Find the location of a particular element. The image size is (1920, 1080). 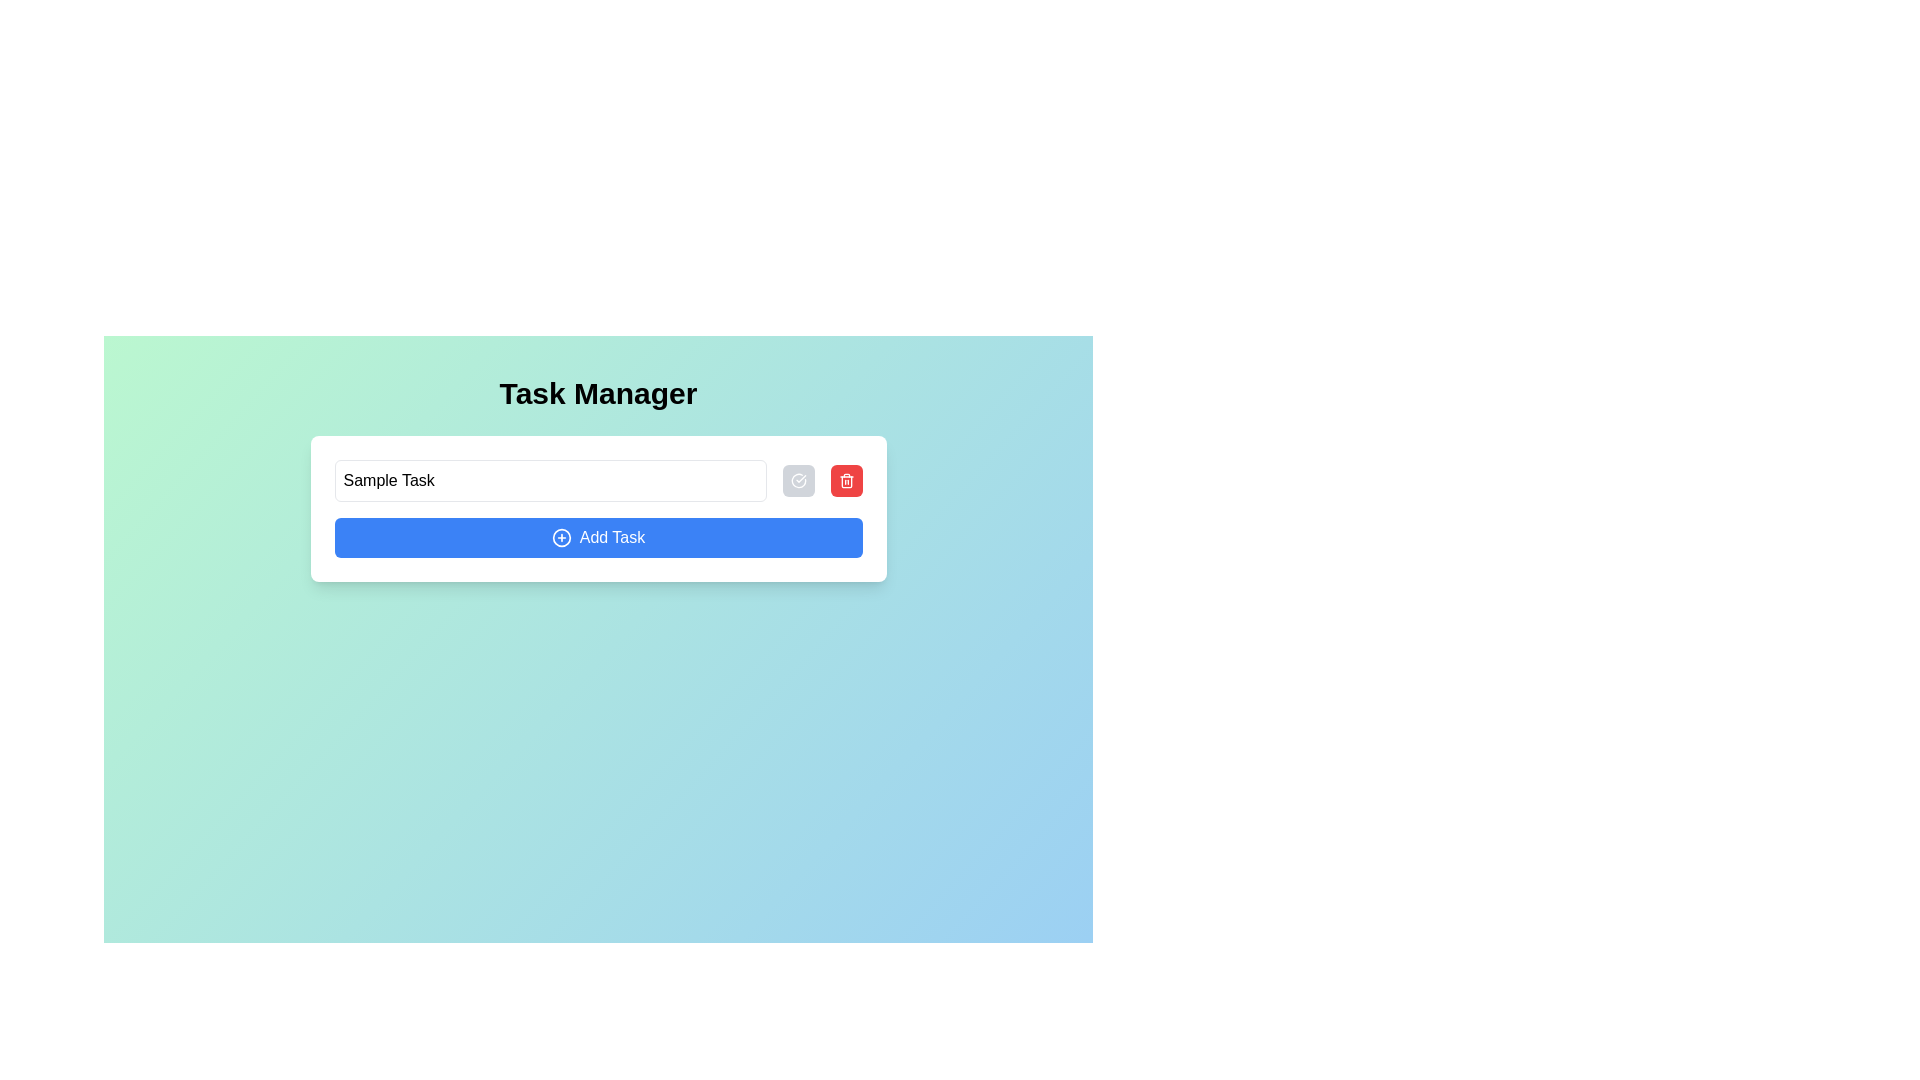

the red button that allows users is located at coordinates (846, 481).